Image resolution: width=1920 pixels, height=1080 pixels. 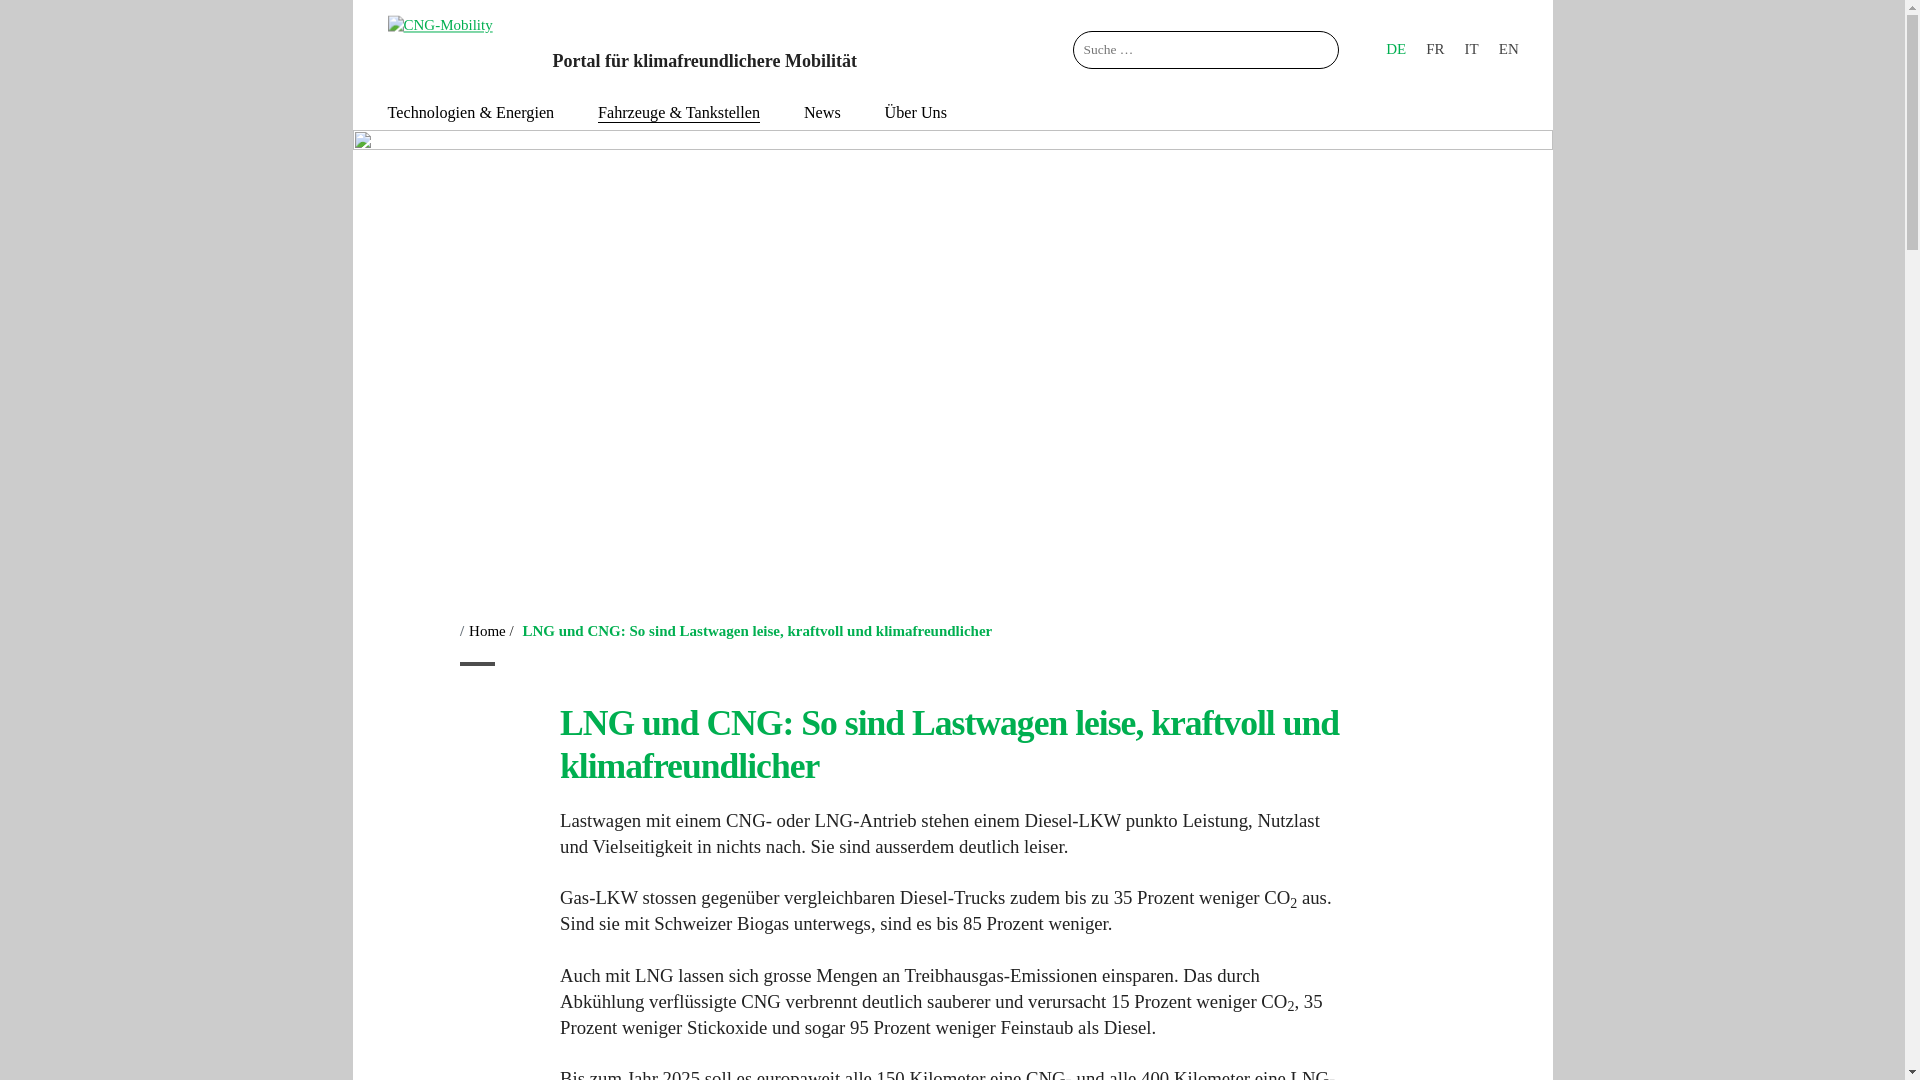 What do you see at coordinates (470, 112) in the screenshot?
I see `'Technologien & Energien'` at bounding box center [470, 112].